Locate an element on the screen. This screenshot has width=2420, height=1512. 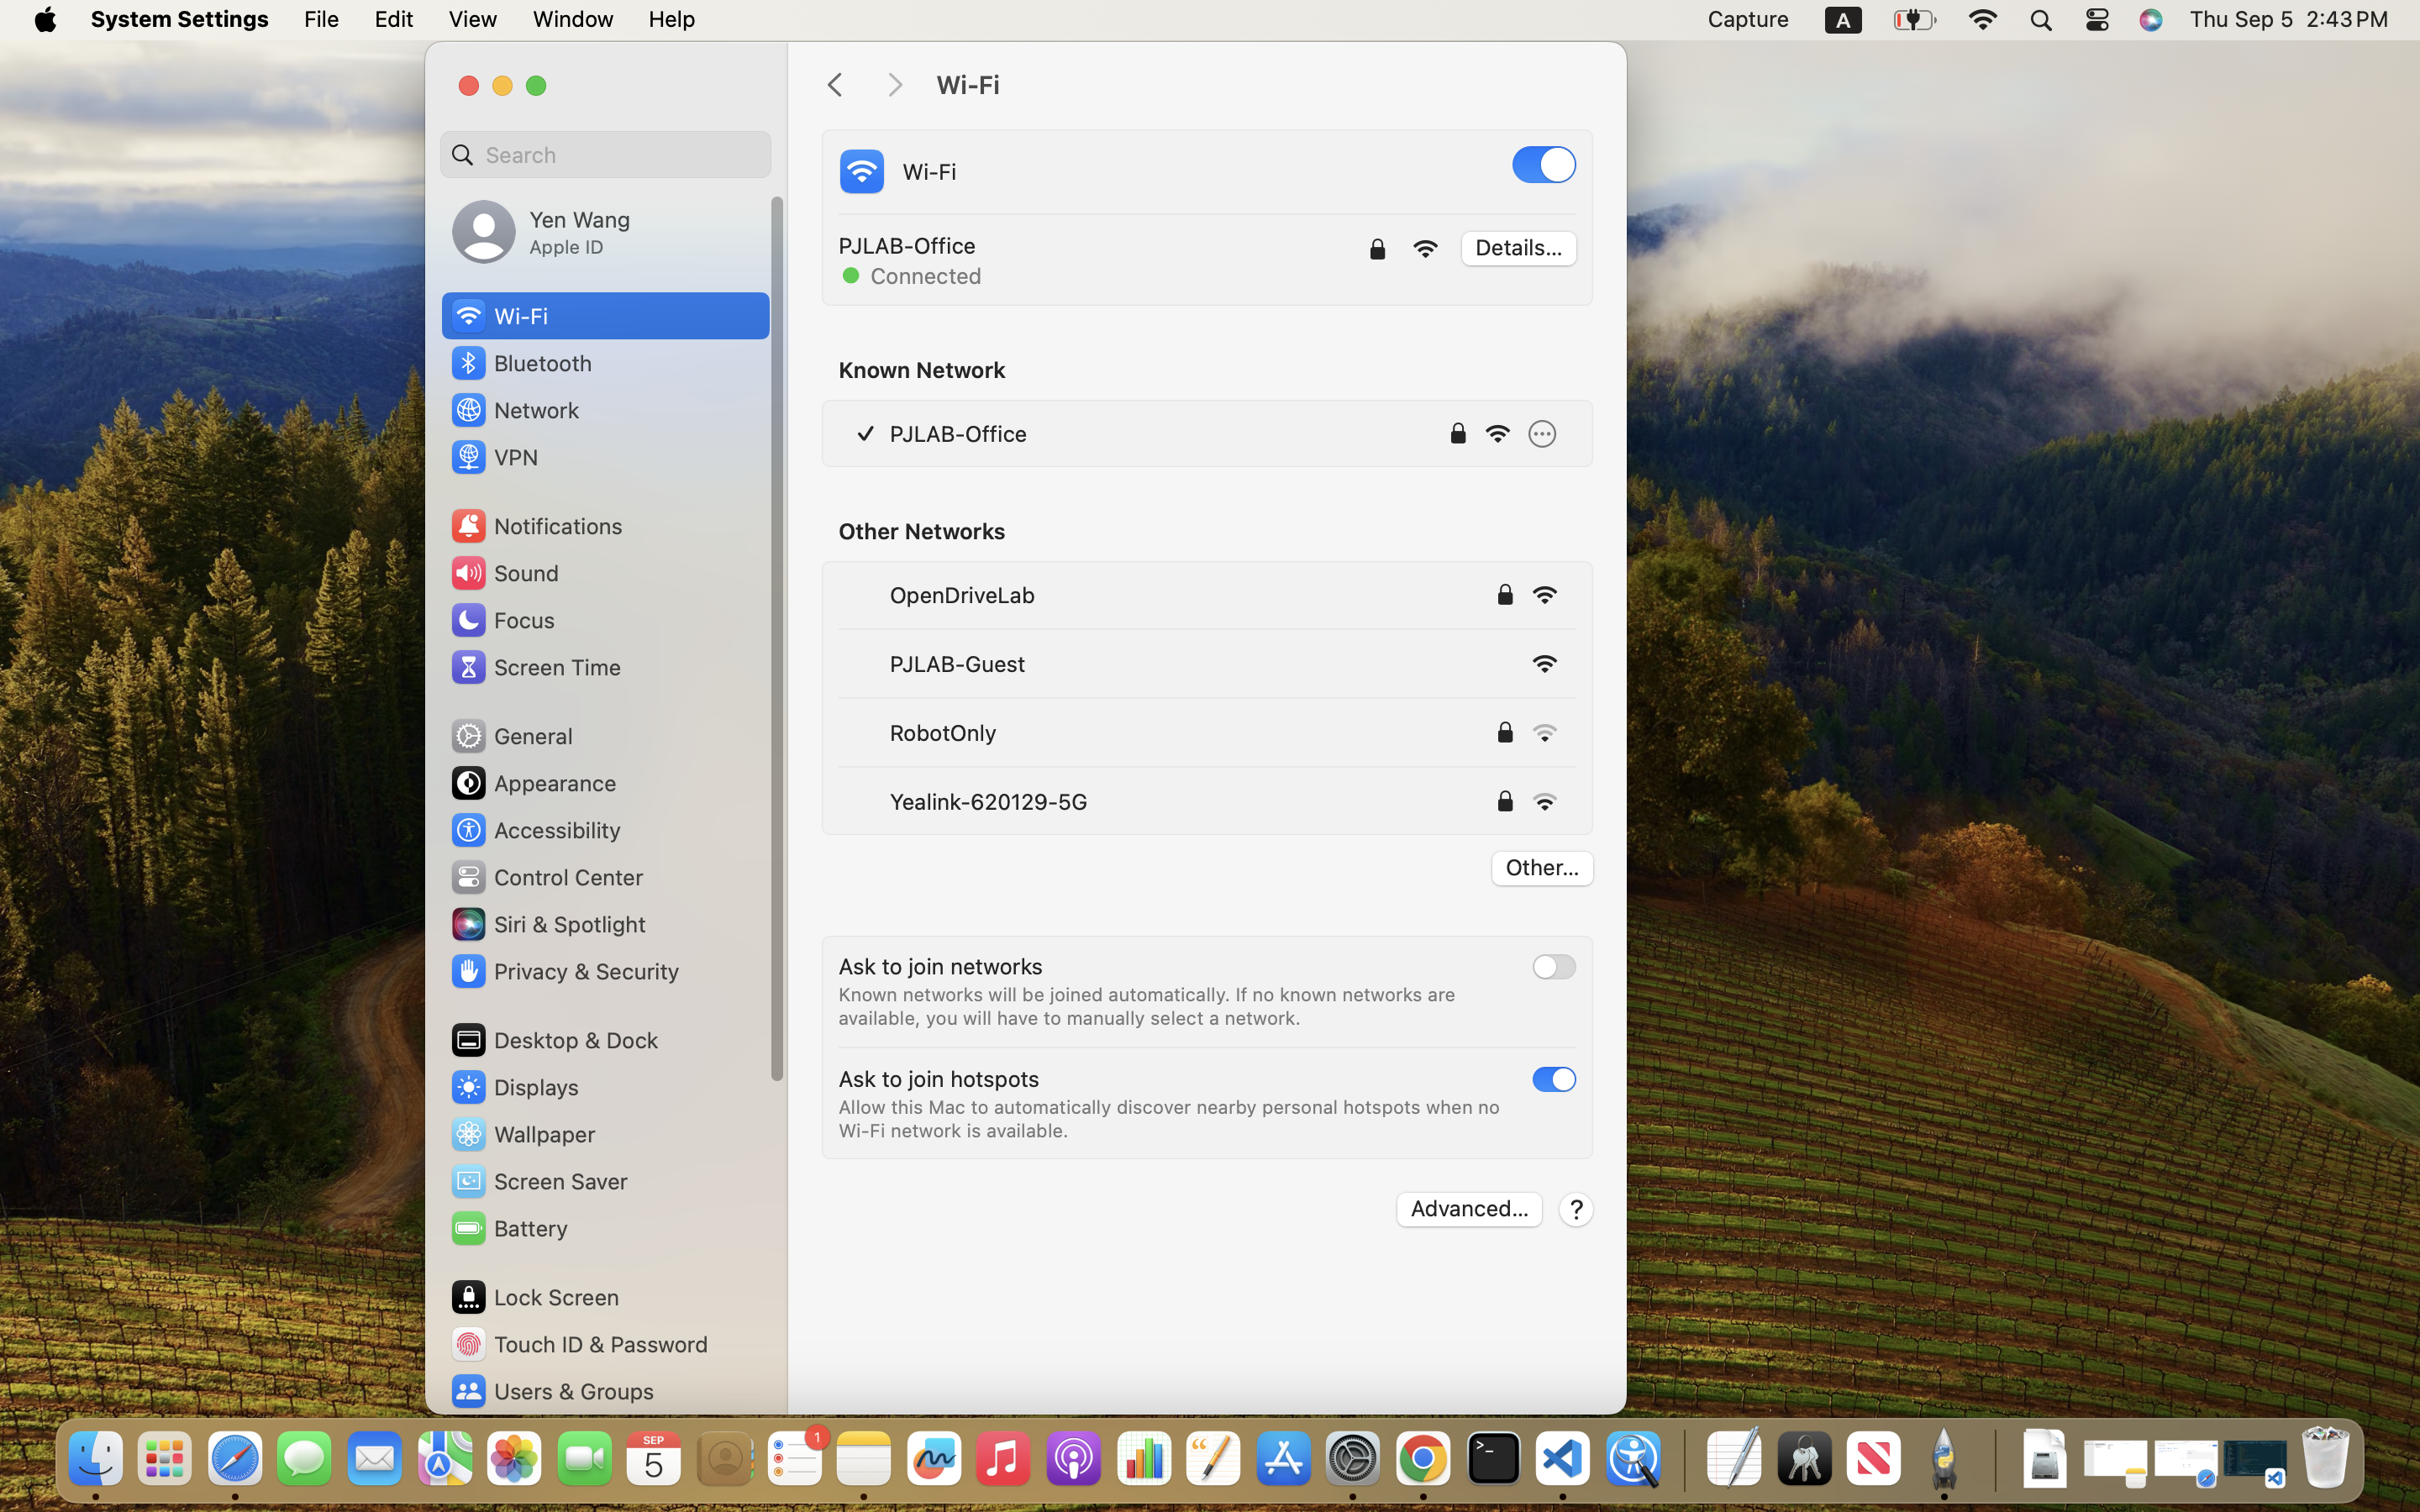
'VPN' is located at coordinates (492, 456).